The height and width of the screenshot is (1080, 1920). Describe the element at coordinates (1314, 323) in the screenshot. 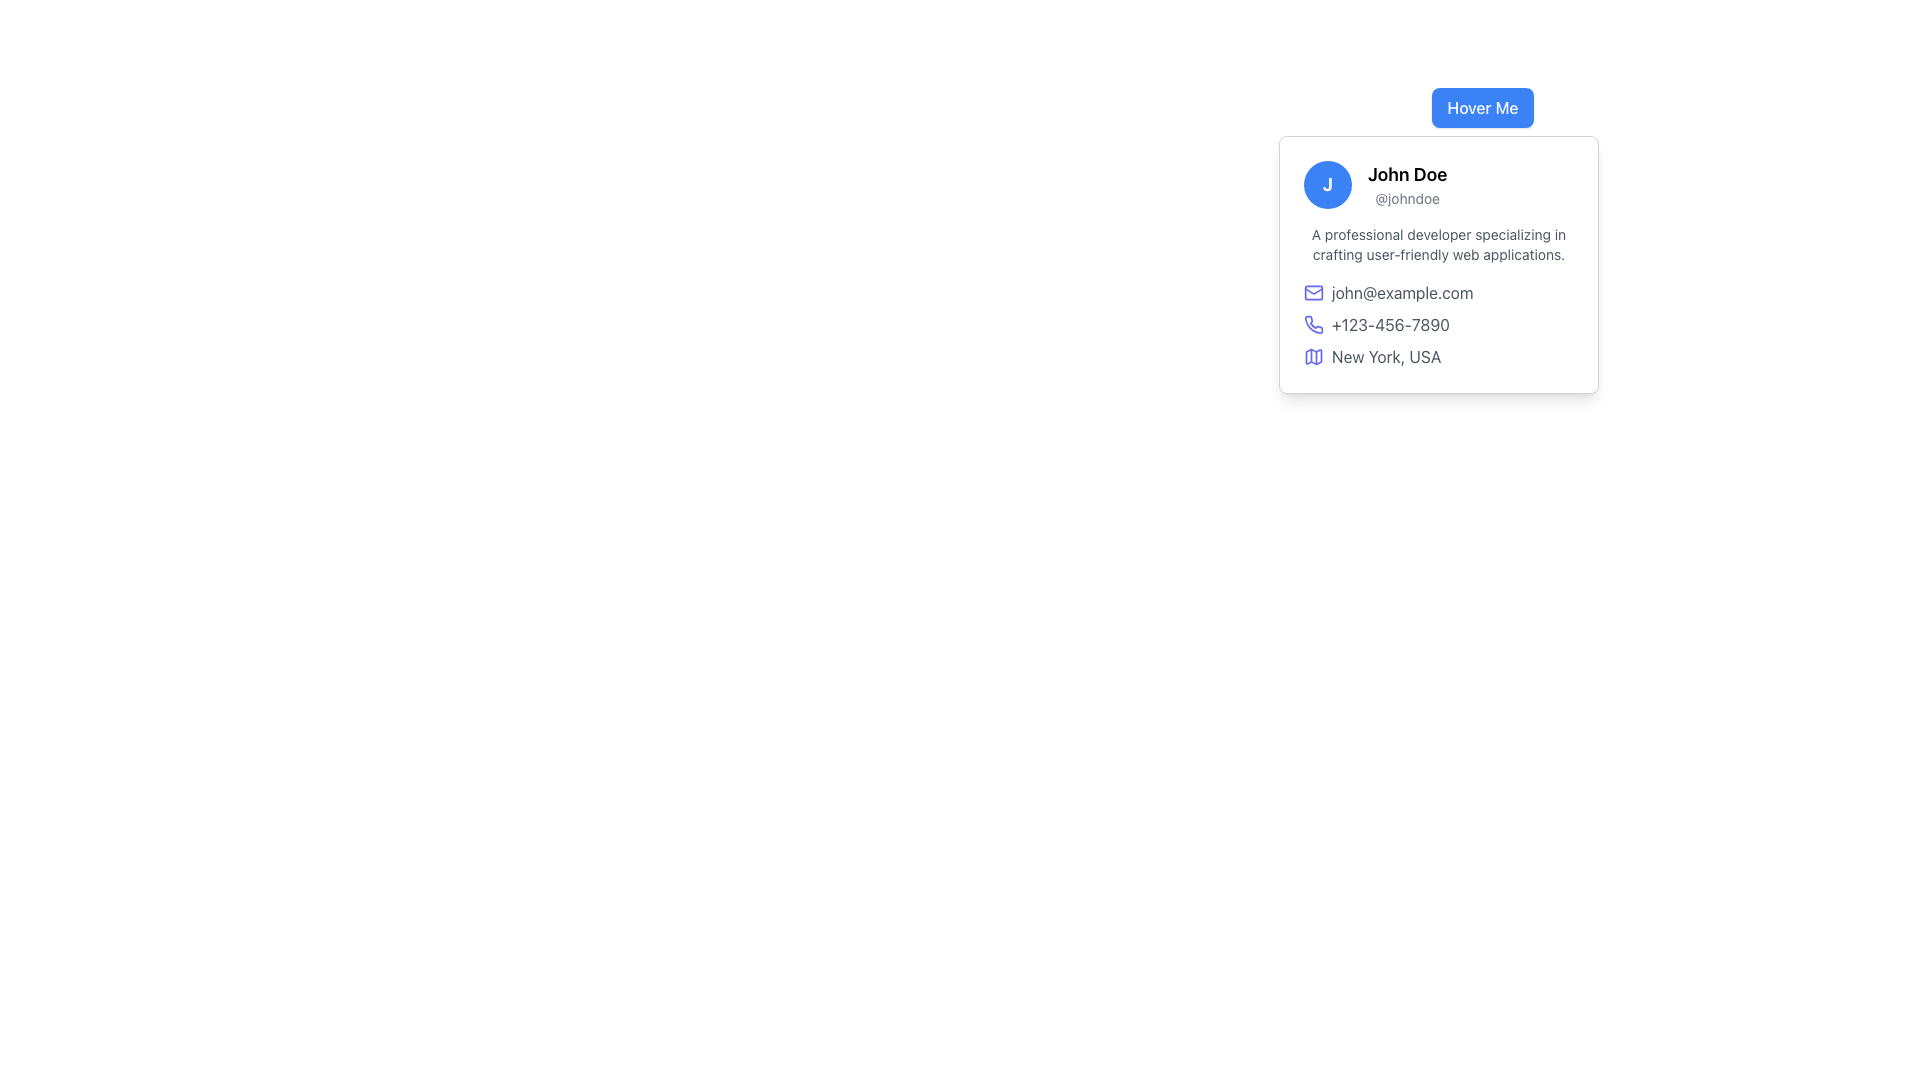

I see `the phone icon that indicates the nearby text represents a phone number, located under the 'Hover Me' button in the contact info card` at that location.